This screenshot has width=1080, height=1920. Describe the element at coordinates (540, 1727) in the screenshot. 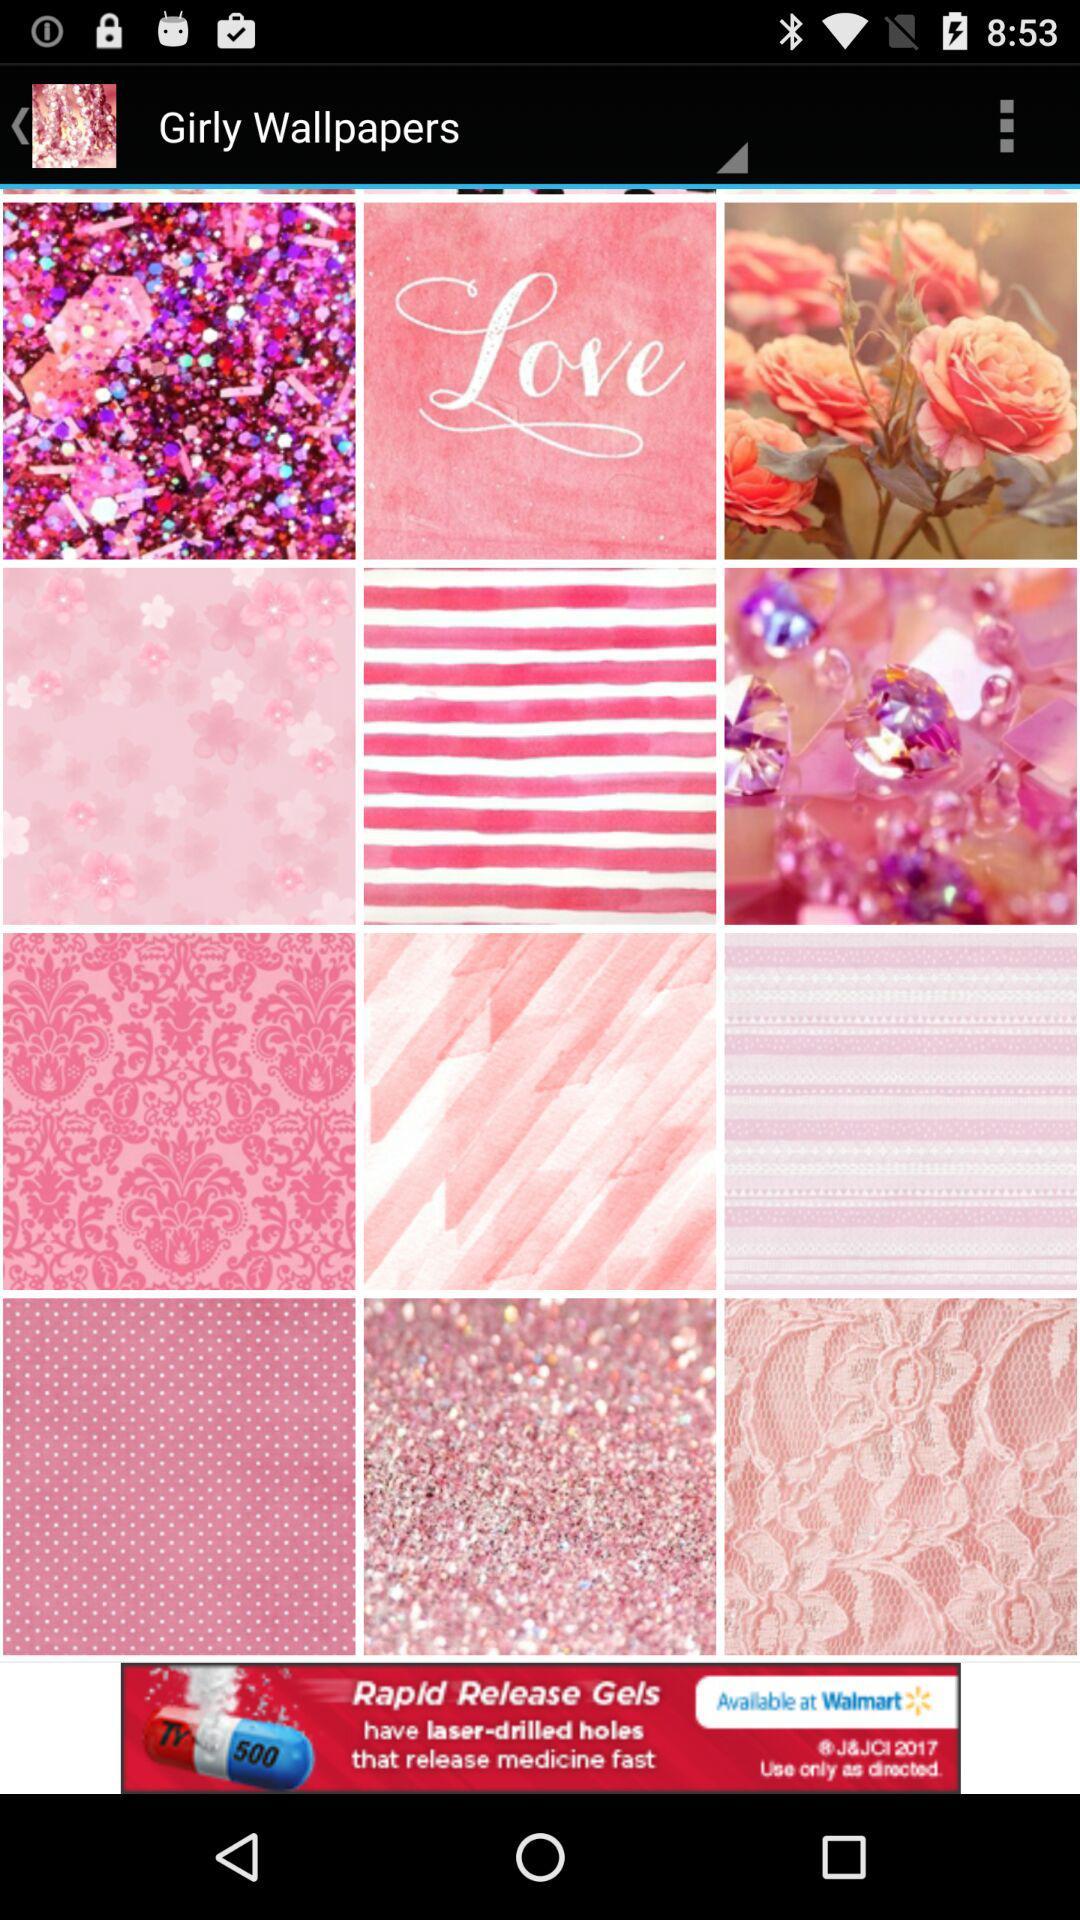

I see `advertisement for walmart` at that location.